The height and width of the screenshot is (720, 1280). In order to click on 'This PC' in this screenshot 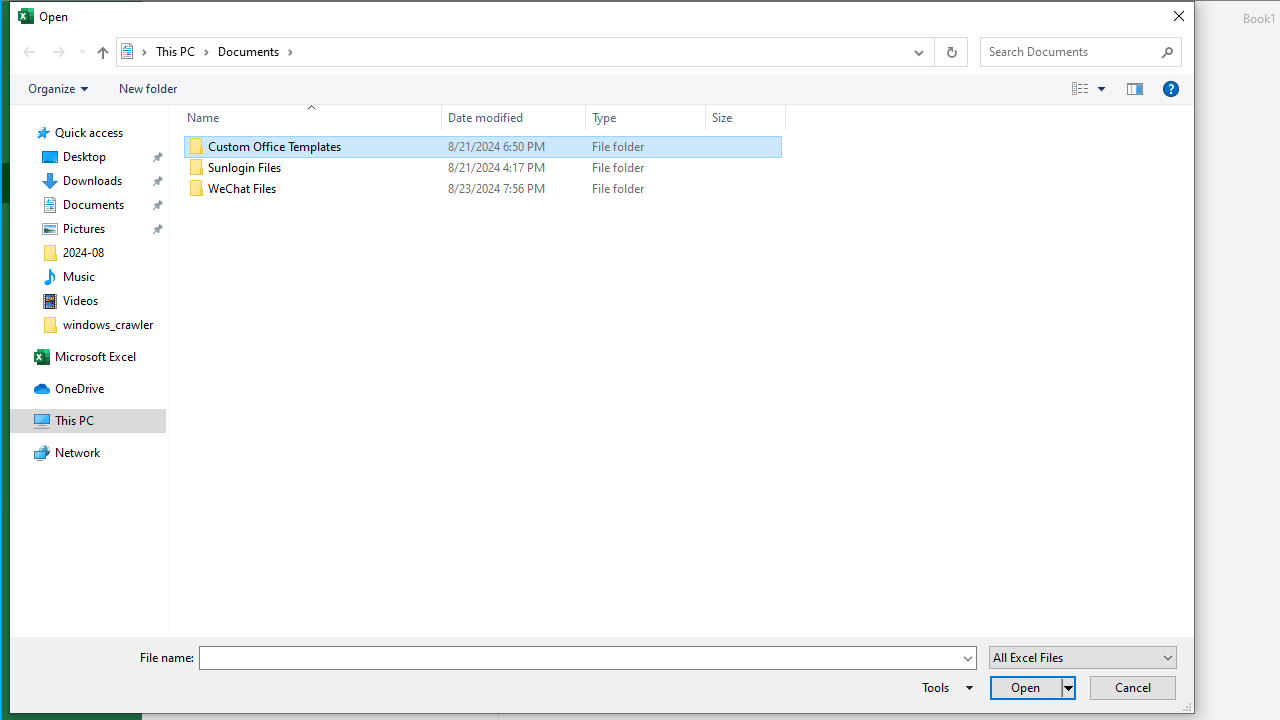, I will do `click(183, 50)`.